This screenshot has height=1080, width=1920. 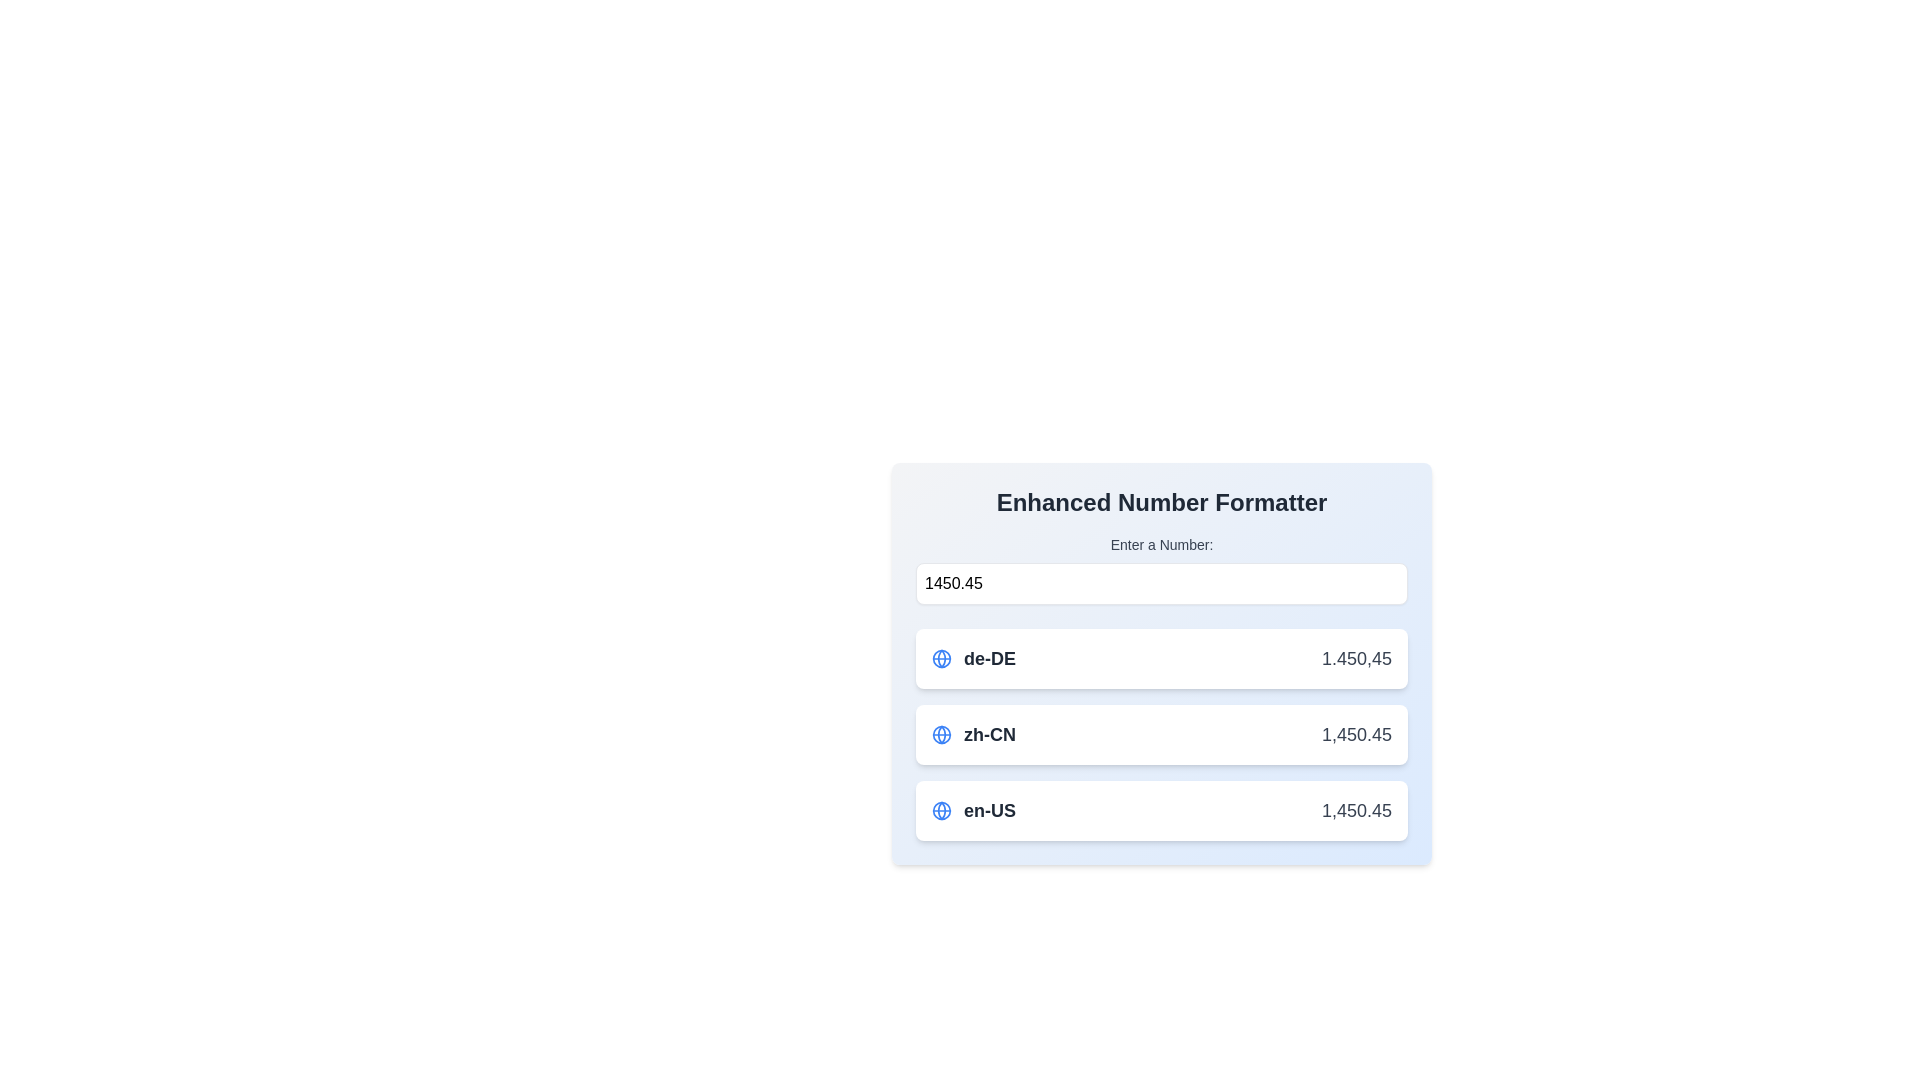 What do you see at coordinates (974, 810) in the screenshot?
I see `to select or activate the 'en-US' locale option, represented by a globe icon and the text 'en-US' in a bold, dark gray font, located within a vertical list of locale options` at bounding box center [974, 810].